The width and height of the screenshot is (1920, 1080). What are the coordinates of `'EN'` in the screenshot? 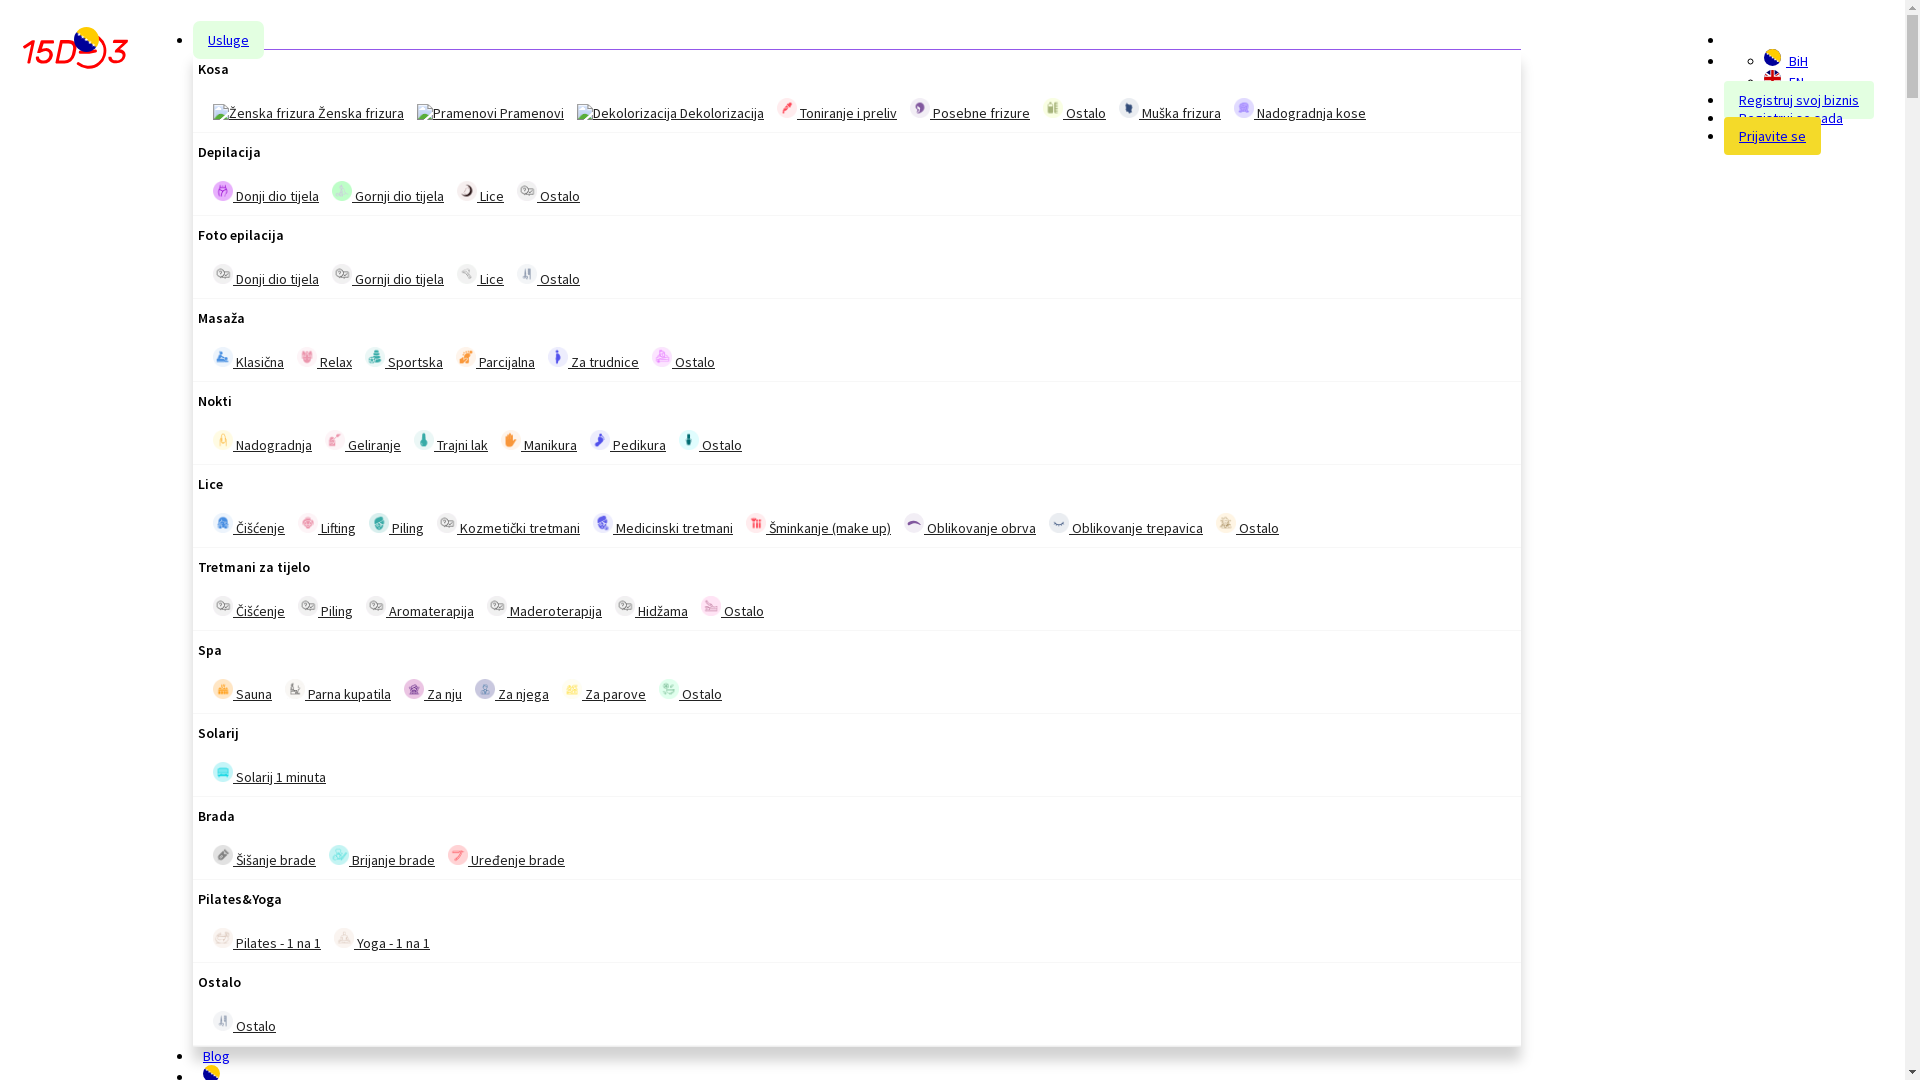 It's located at (1772, 77).